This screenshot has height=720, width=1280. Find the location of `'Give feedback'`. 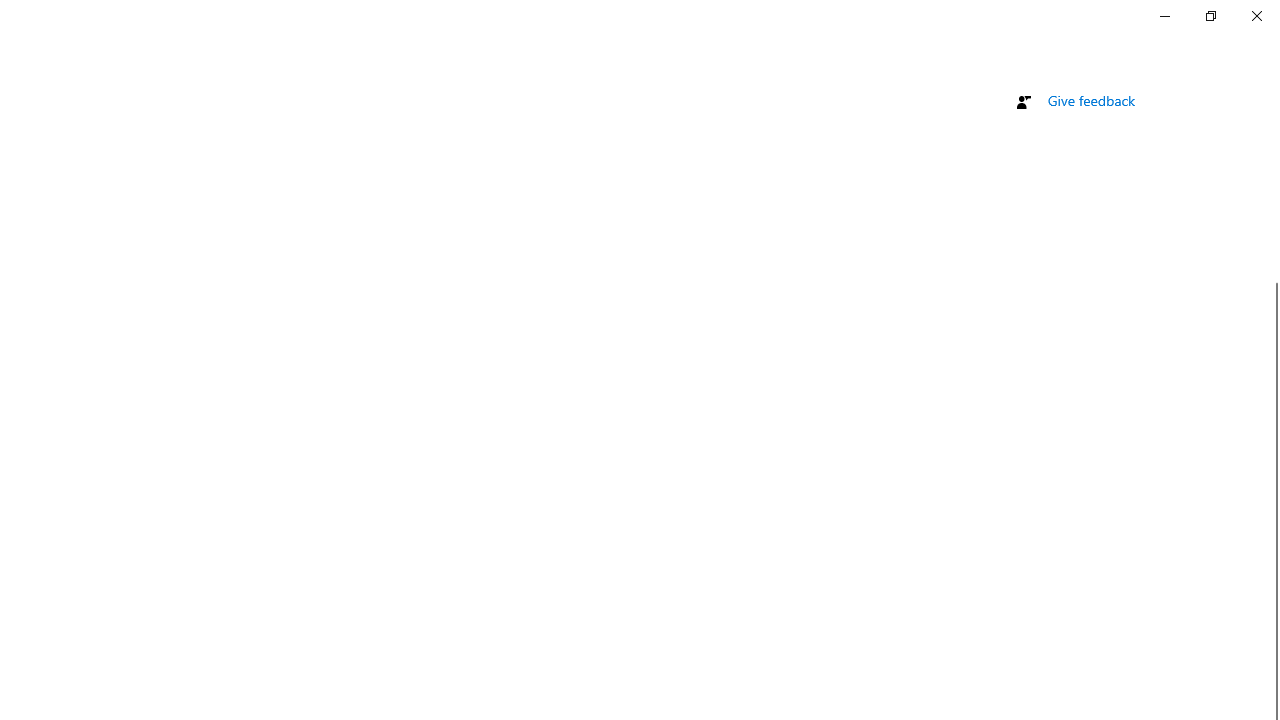

'Give feedback' is located at coordinates (1090, 100).